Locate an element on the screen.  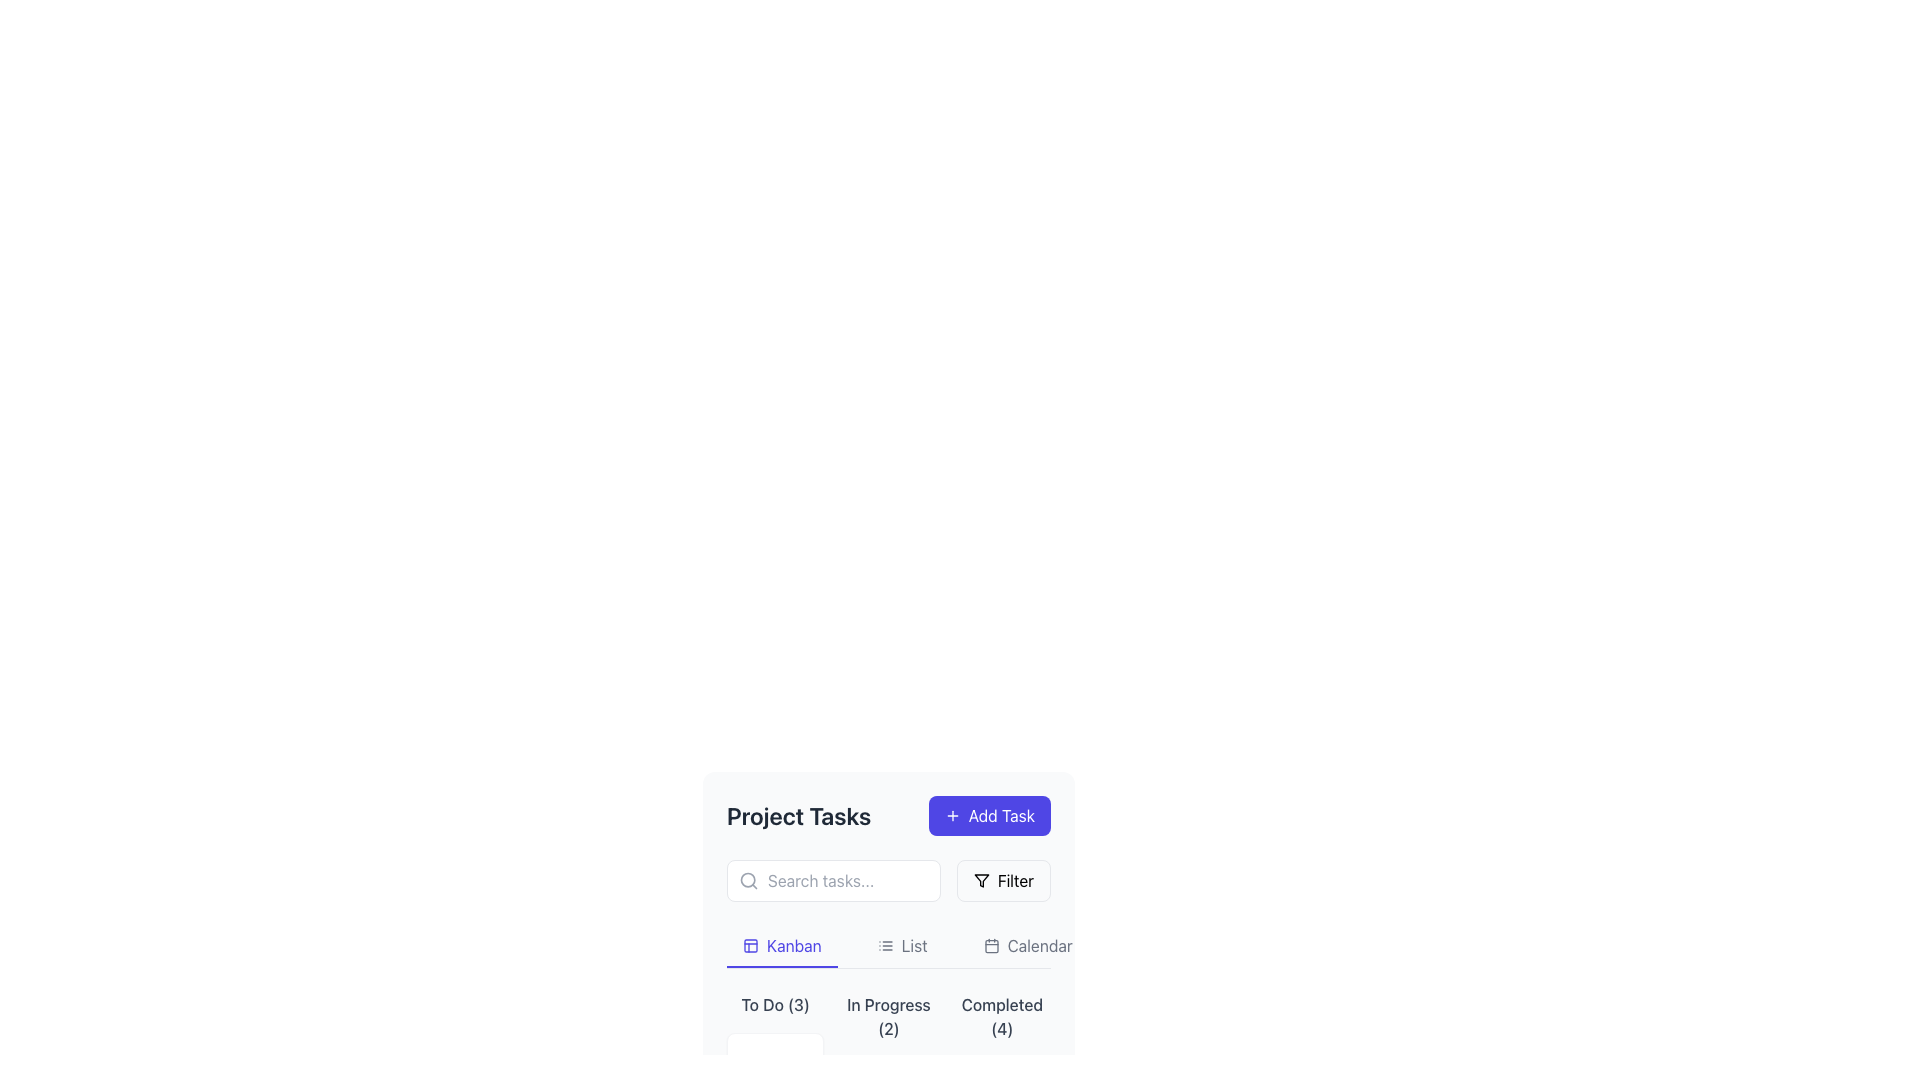
the icon structured within a square frame divided into quadrants, located in the 'Kanban' section beneath the search bar in the 'Project Tasks' interface is located at coordinates (749, 945).